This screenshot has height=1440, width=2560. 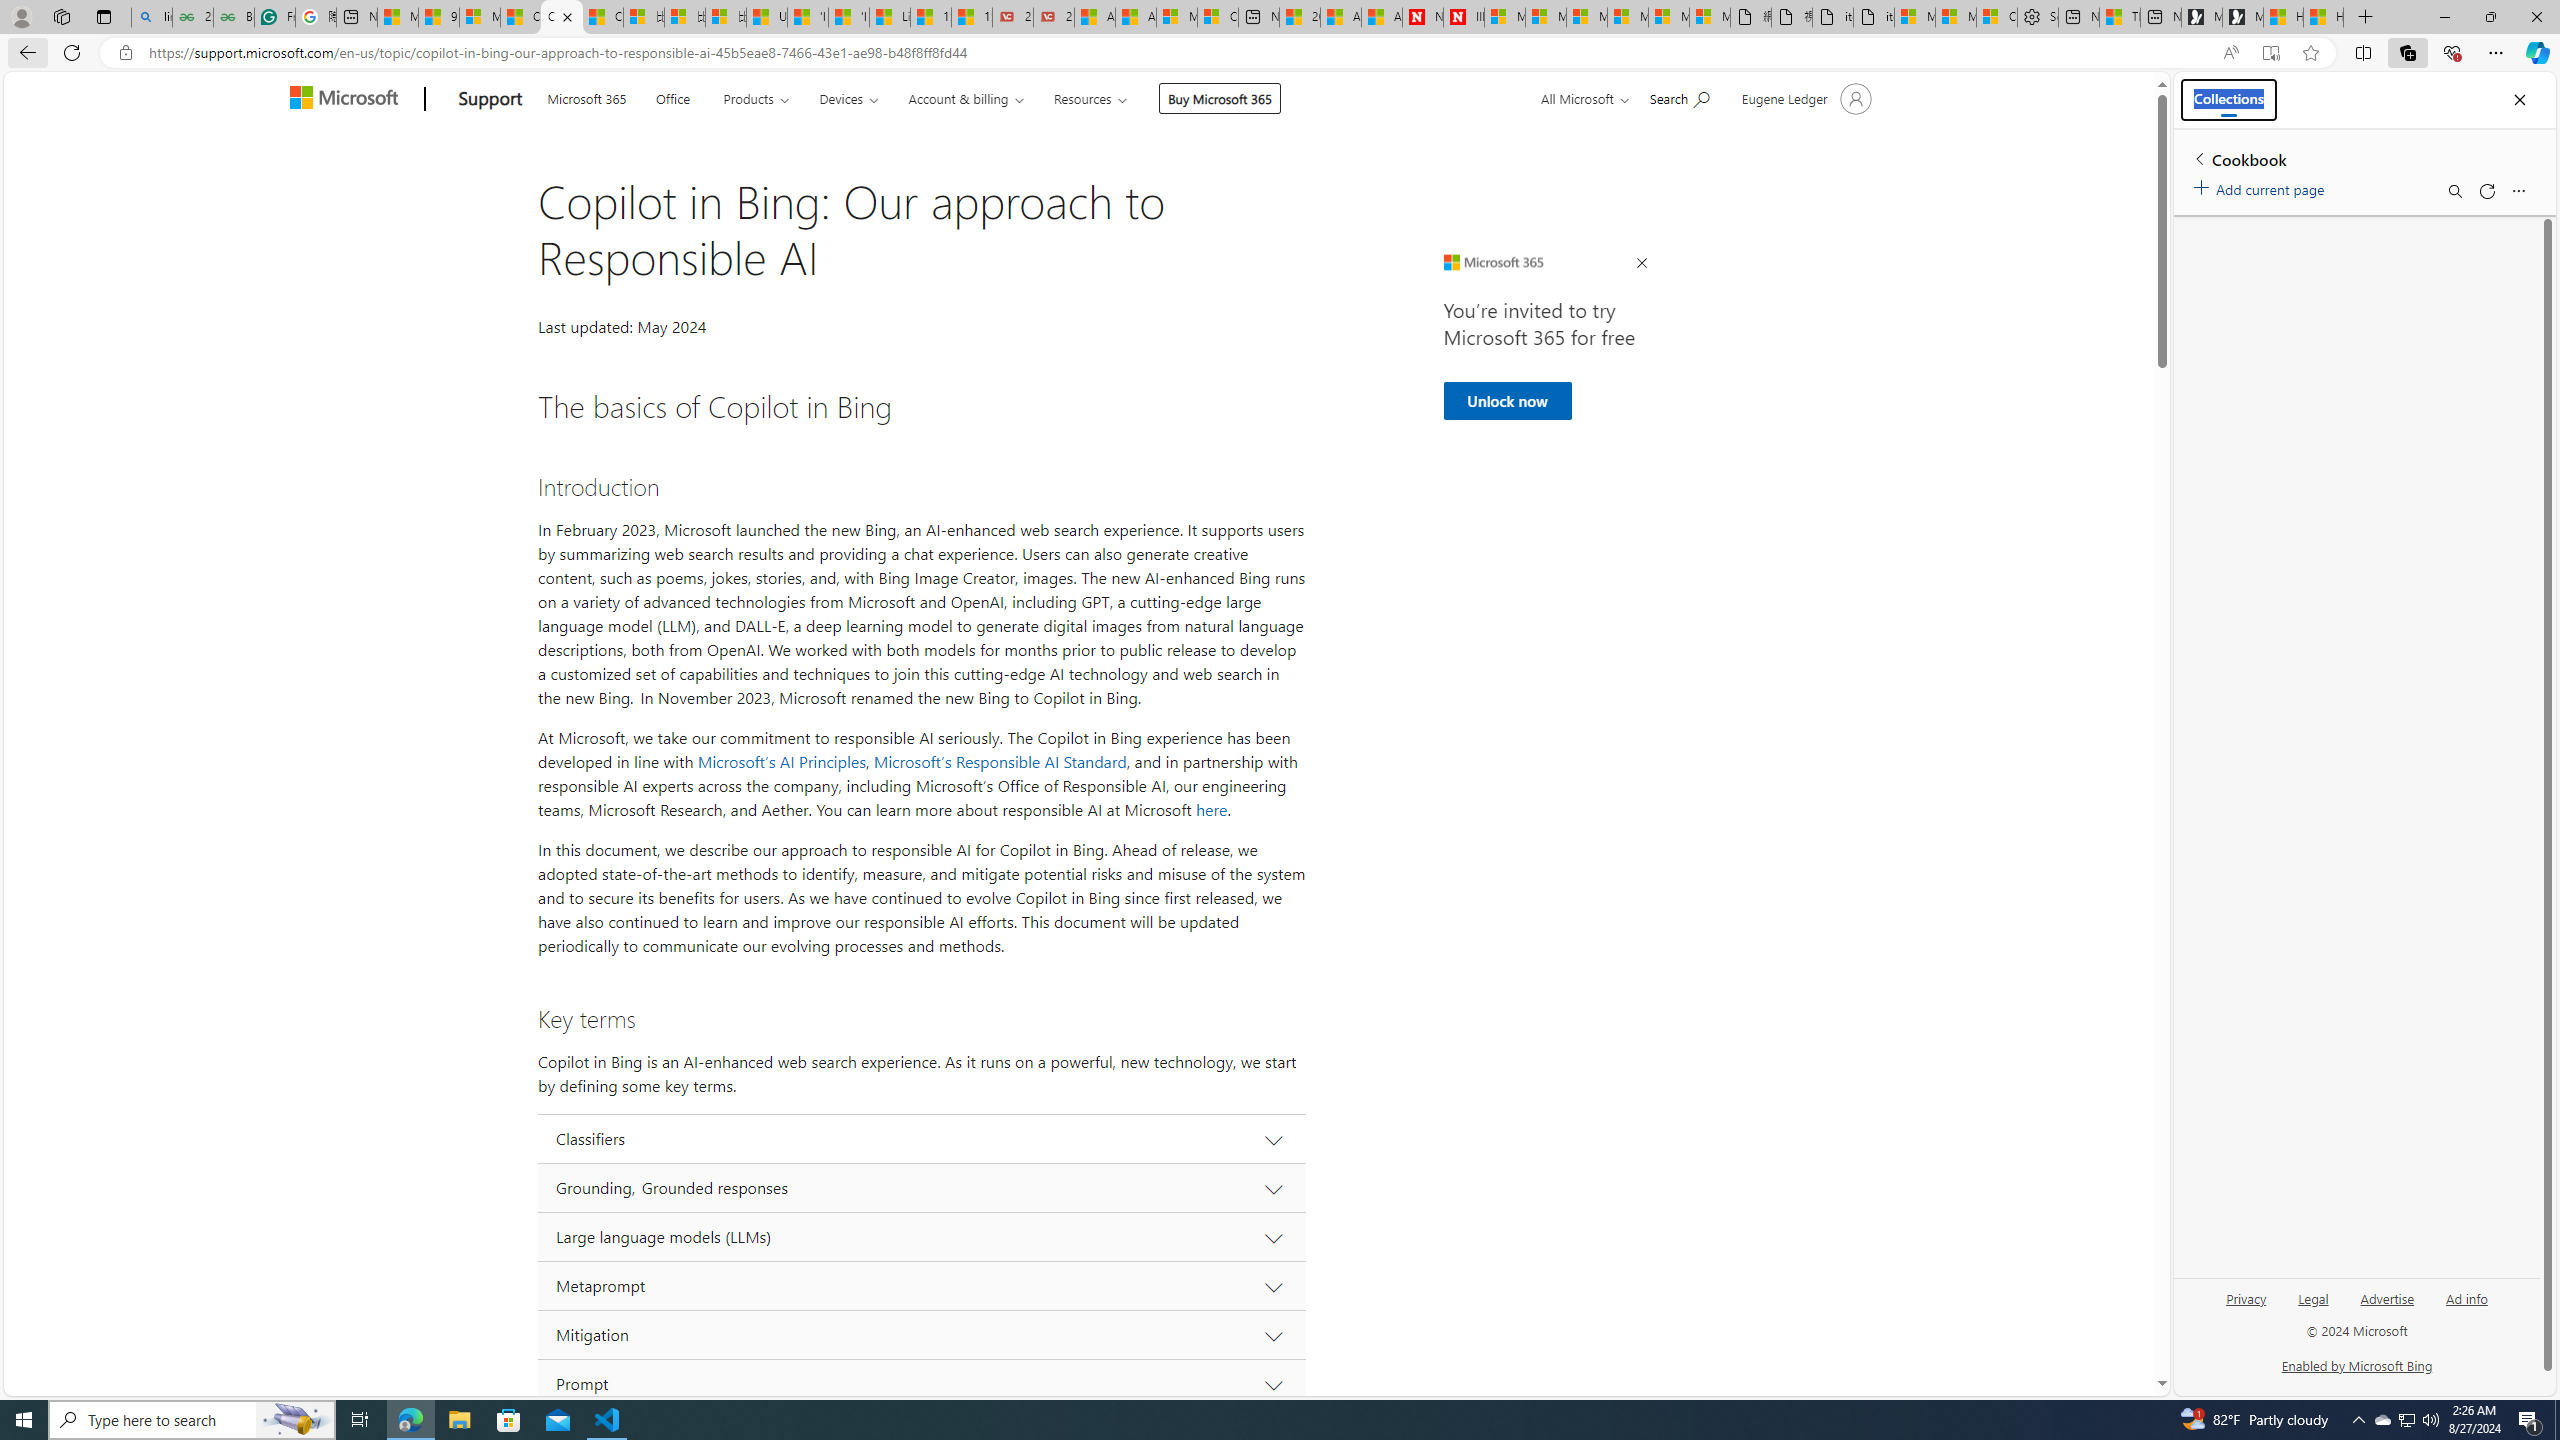 What do you see at coordinates (766, 16) in the screenshot?
I see `'USA TODAY - MSN'` at bounding box center [766, 16].